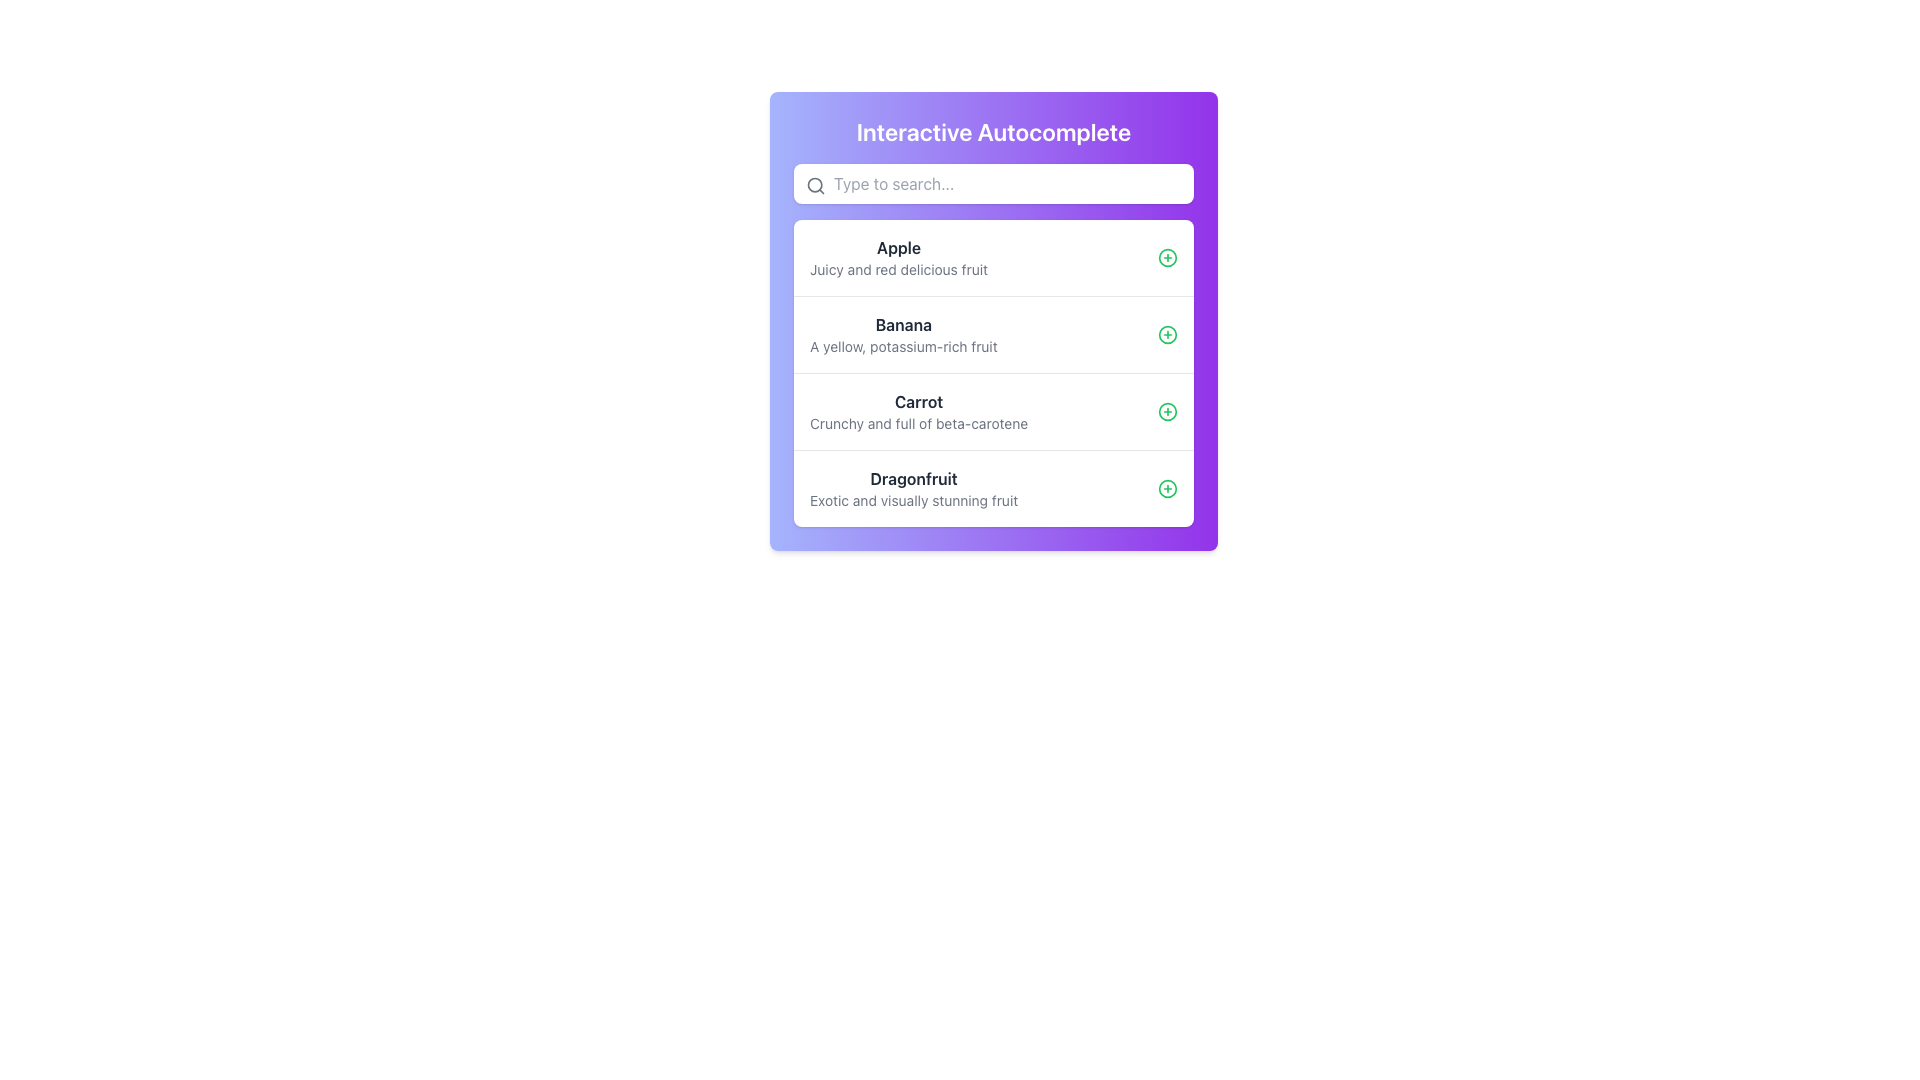  Describe the element at coordinates (902, 323) in the screenshot. I see `text label indicating the name of a fruit, located in a vertically stacked list, positioned directly below the 'Apple' entry and above the 'Carrot' entry` at that location.